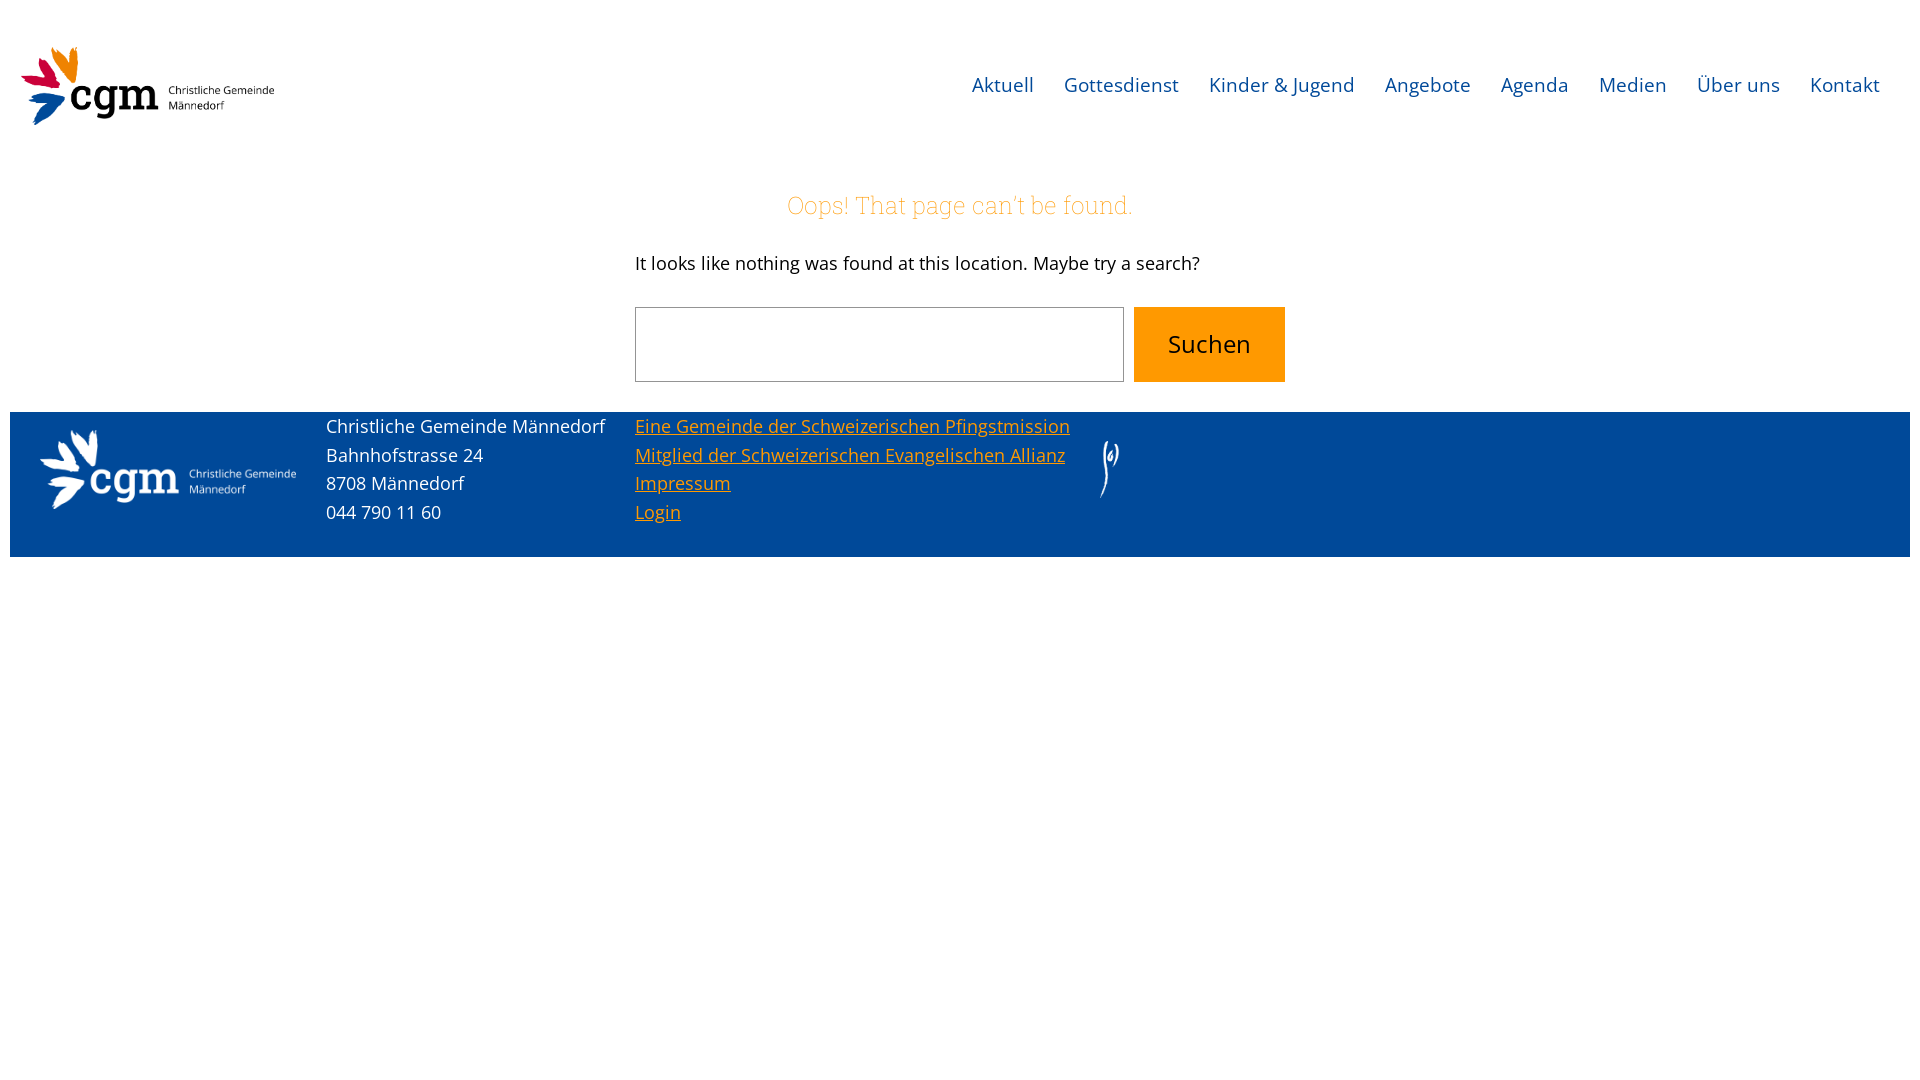  I want to click on 'Kontakt', so click(1843, 84).